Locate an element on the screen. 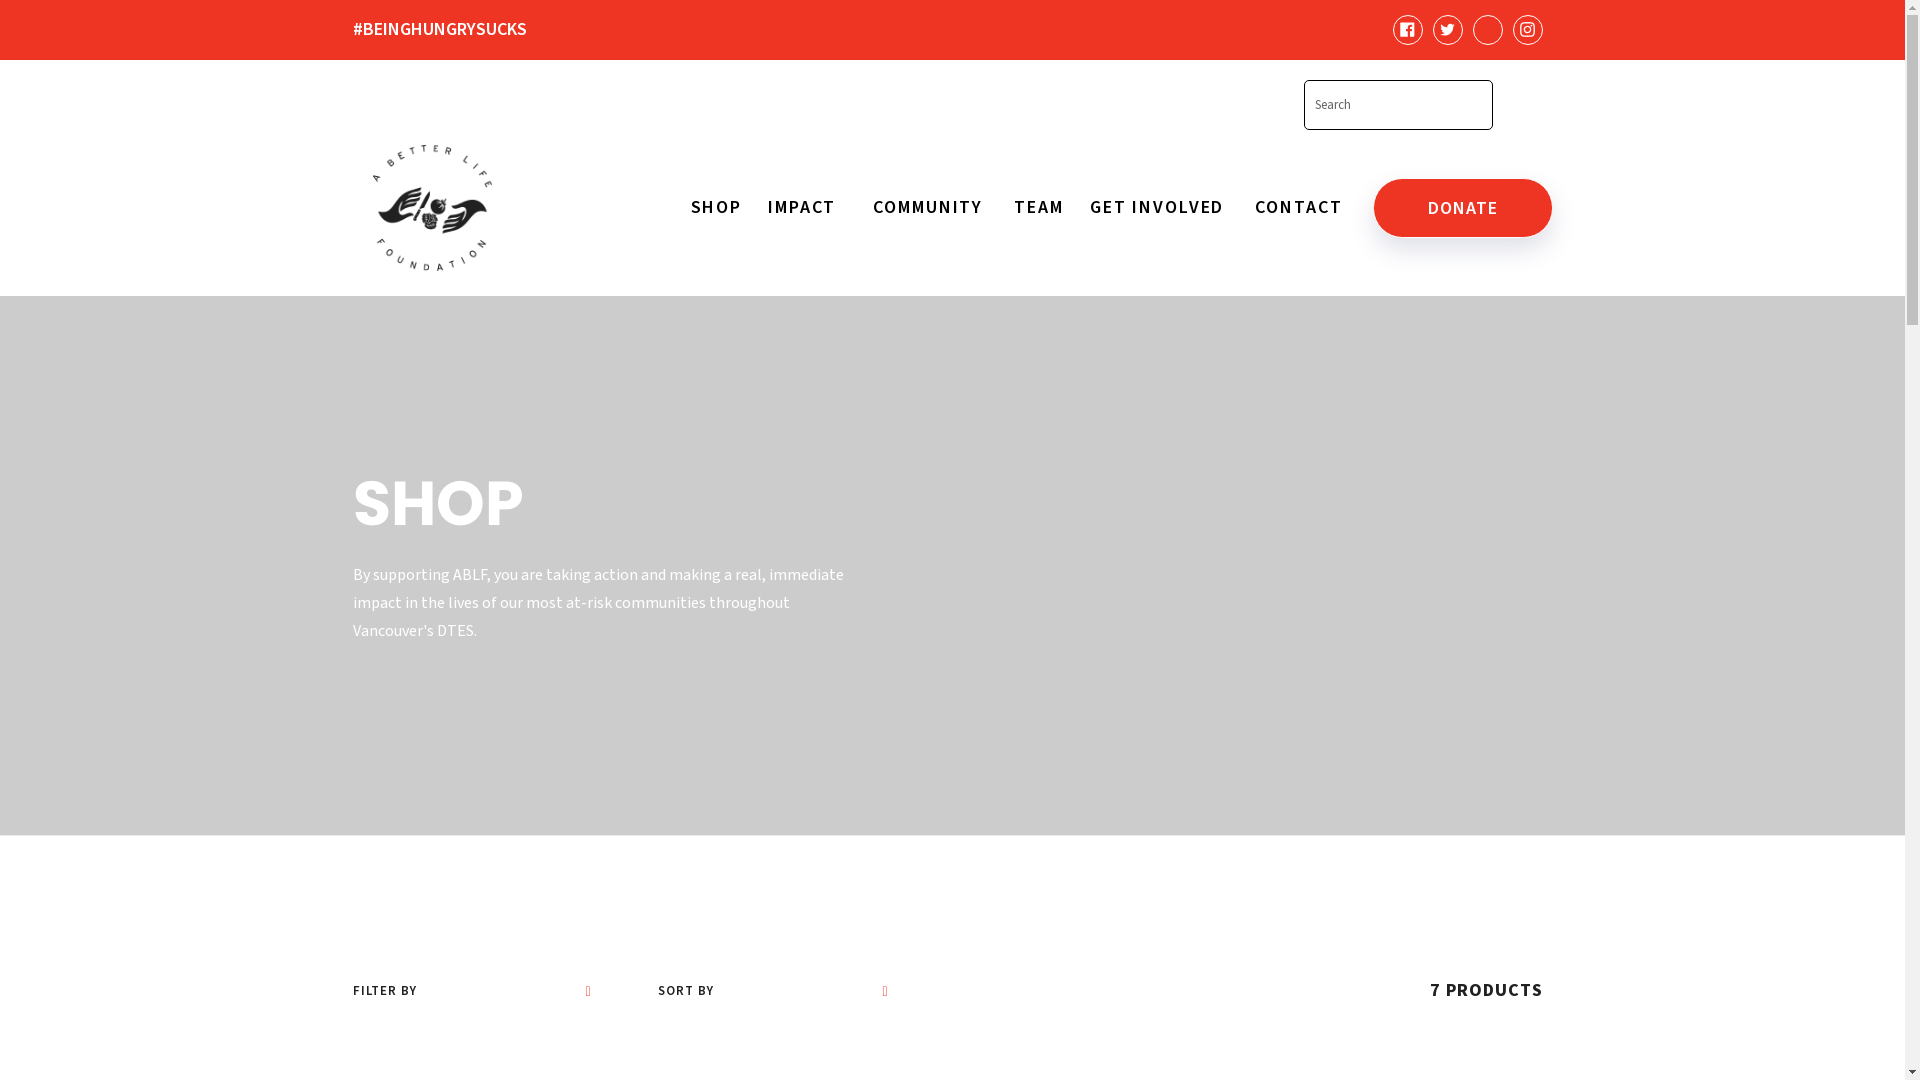 The width and height of the screenshot is (1920, 1080). 'COMMUNITY' is located at coordinates (929, 208).